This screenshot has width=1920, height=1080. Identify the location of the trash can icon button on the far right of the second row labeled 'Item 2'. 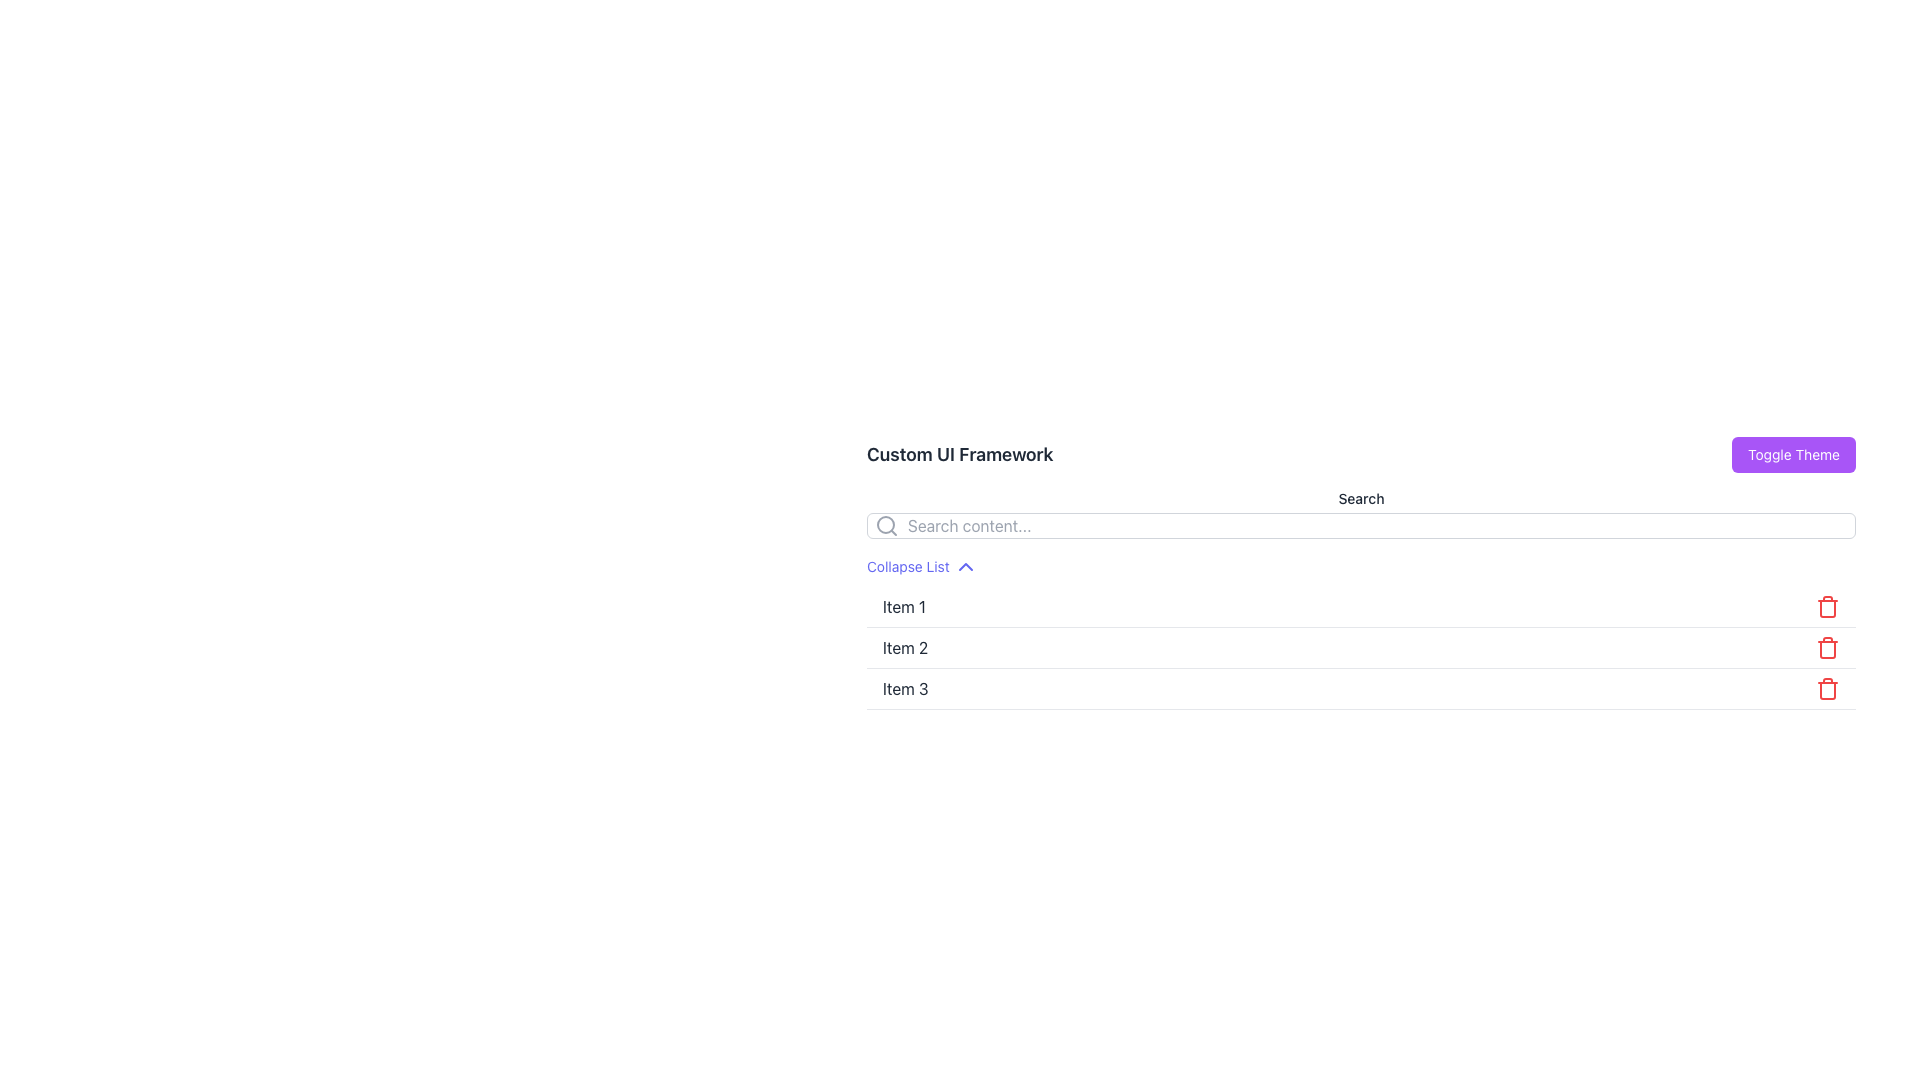
(1828, 648).